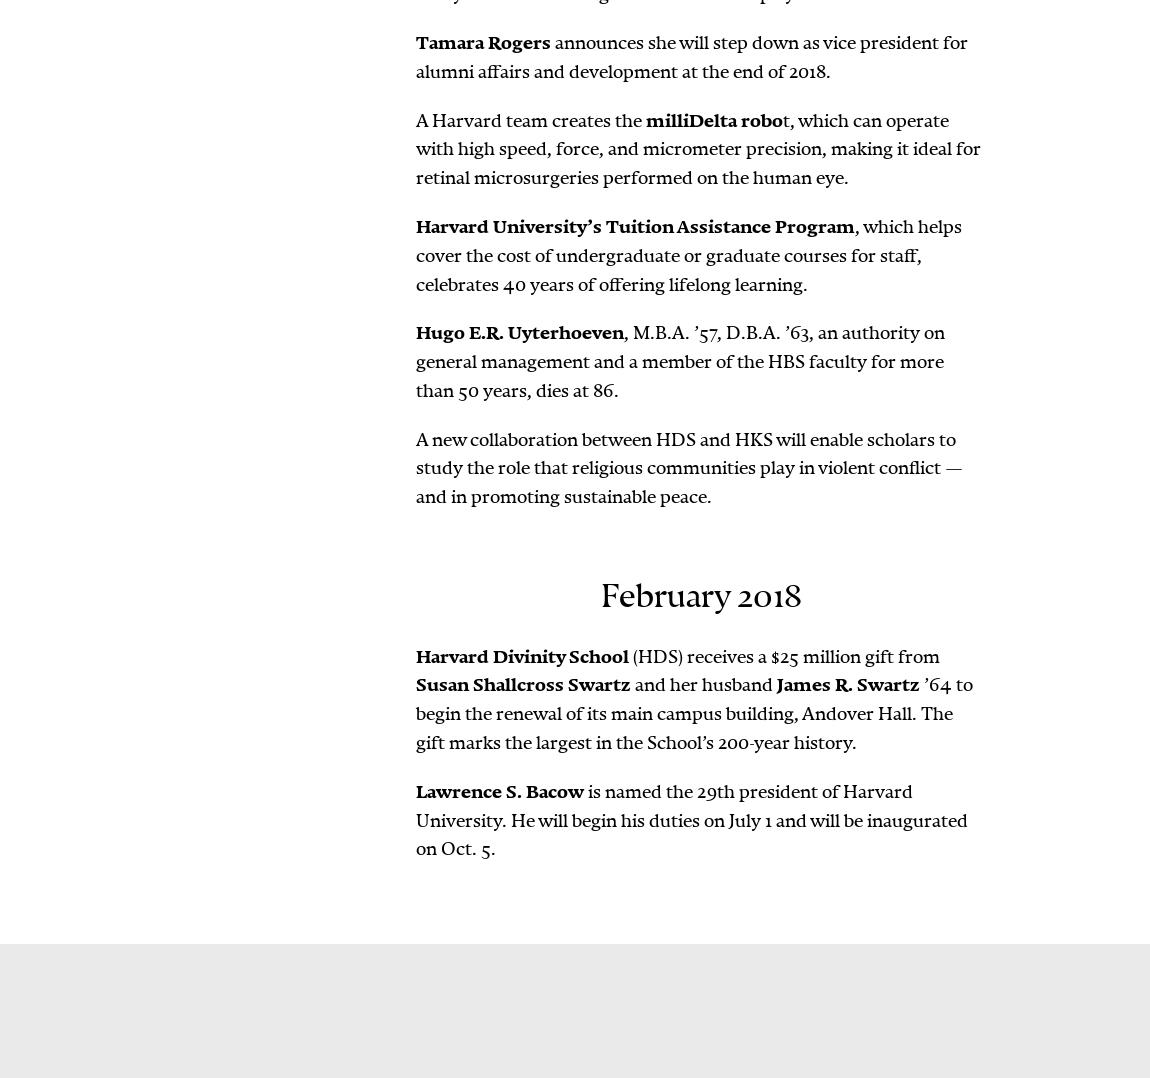  What do you see at coordinates (703, 684) in the screenshot?
I see `'and her husband'` at bounding box center [703, 684].